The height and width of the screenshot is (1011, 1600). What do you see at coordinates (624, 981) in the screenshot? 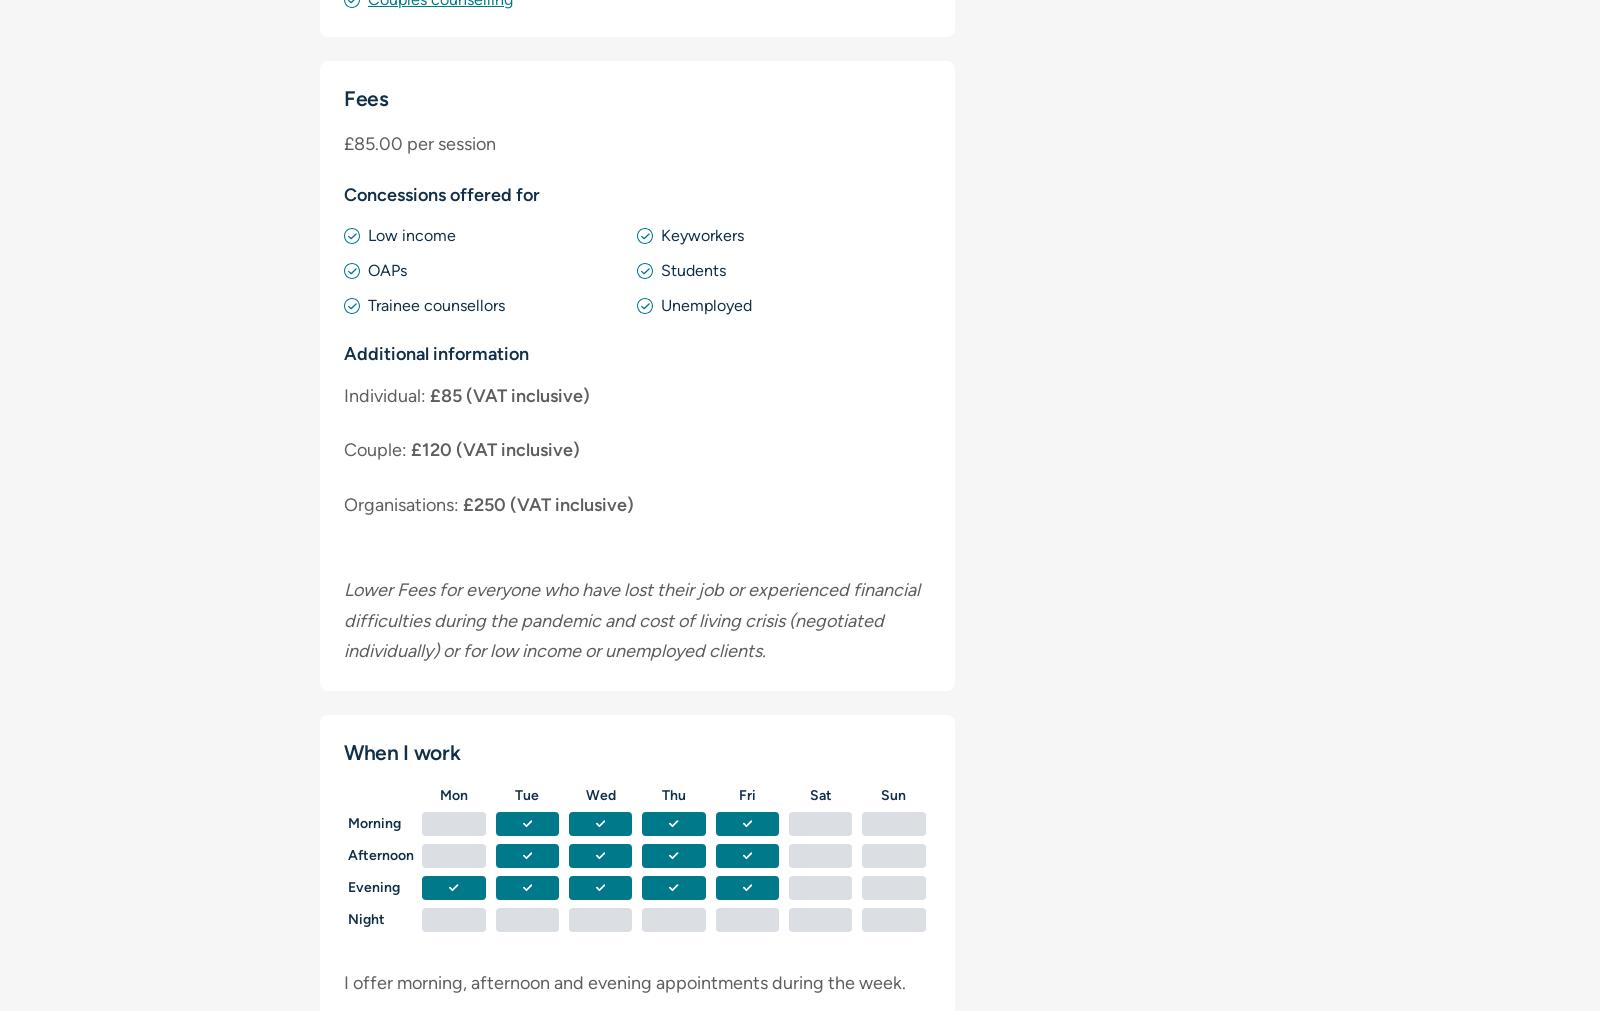
I see `'I offer morning, afternoon and evening appointments during the week.'` at bounding box center [624, 981].